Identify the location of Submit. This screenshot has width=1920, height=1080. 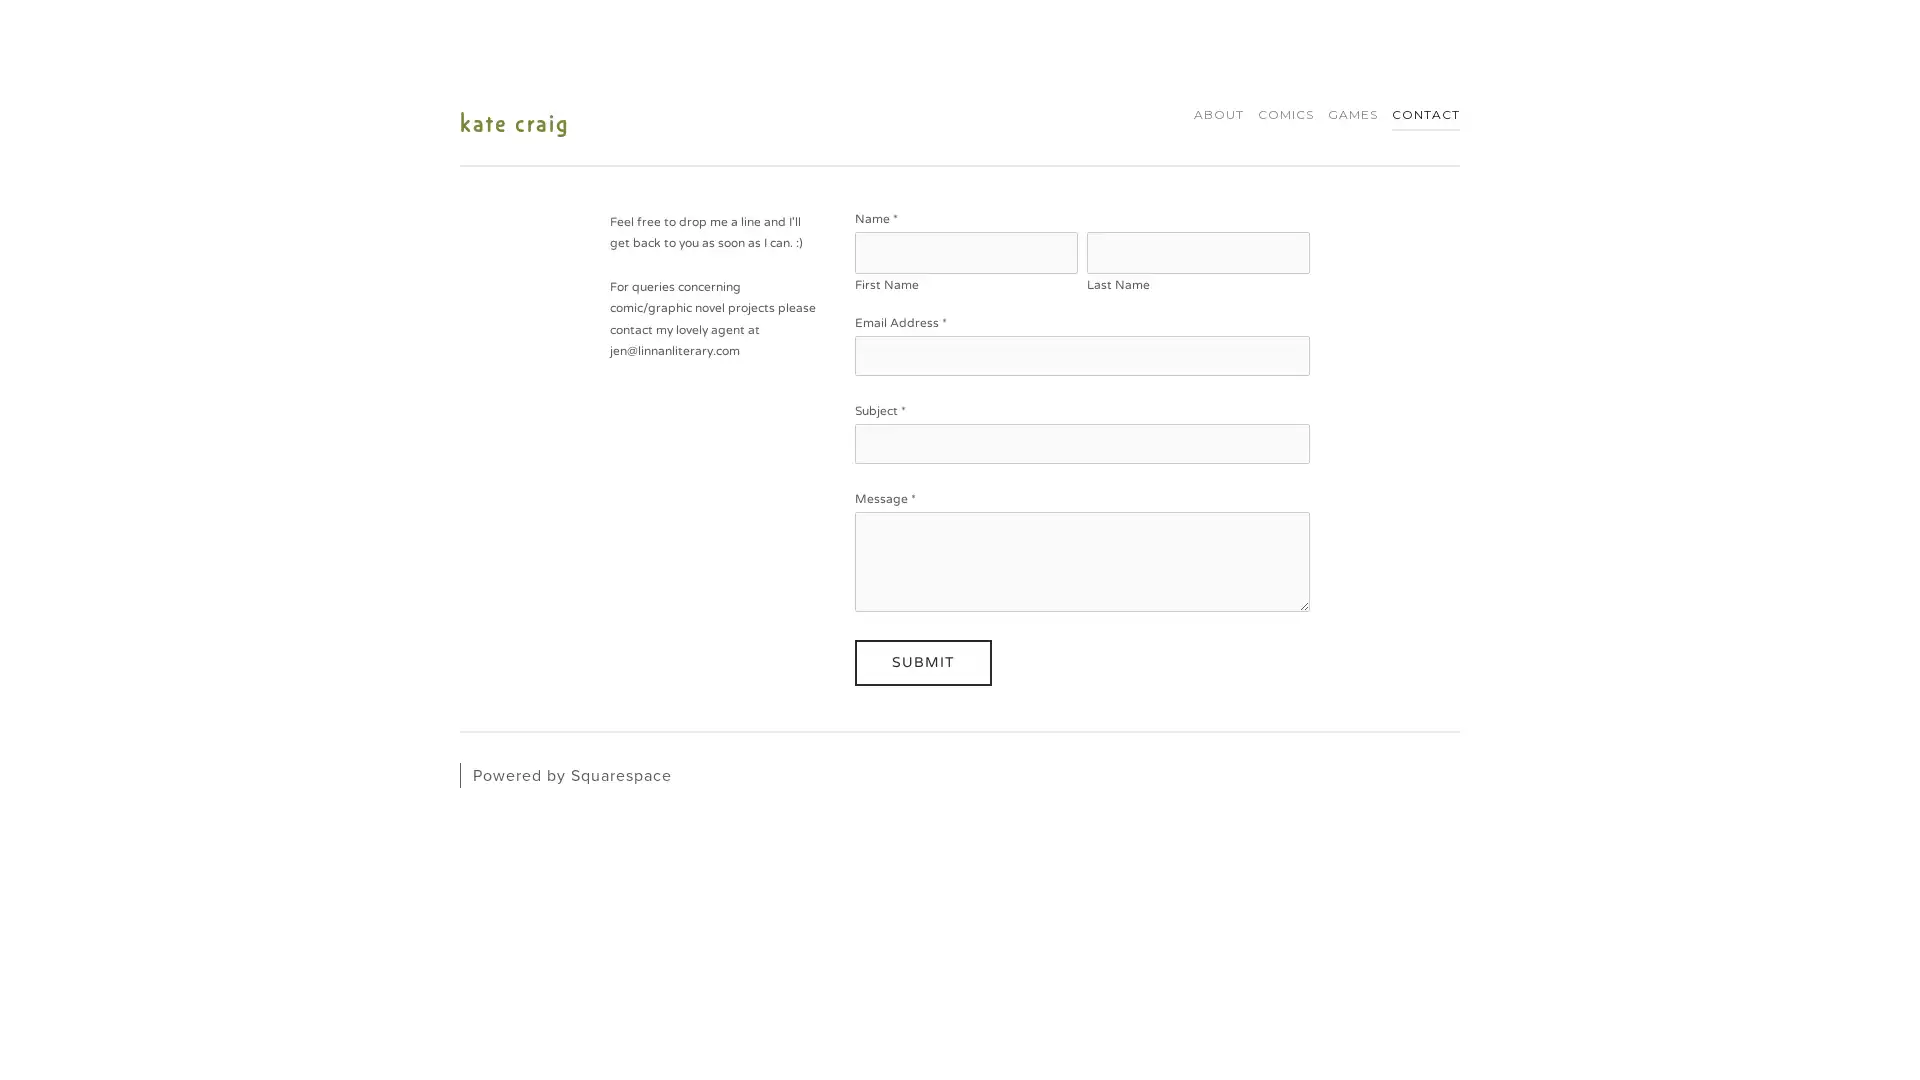
(921, 662).